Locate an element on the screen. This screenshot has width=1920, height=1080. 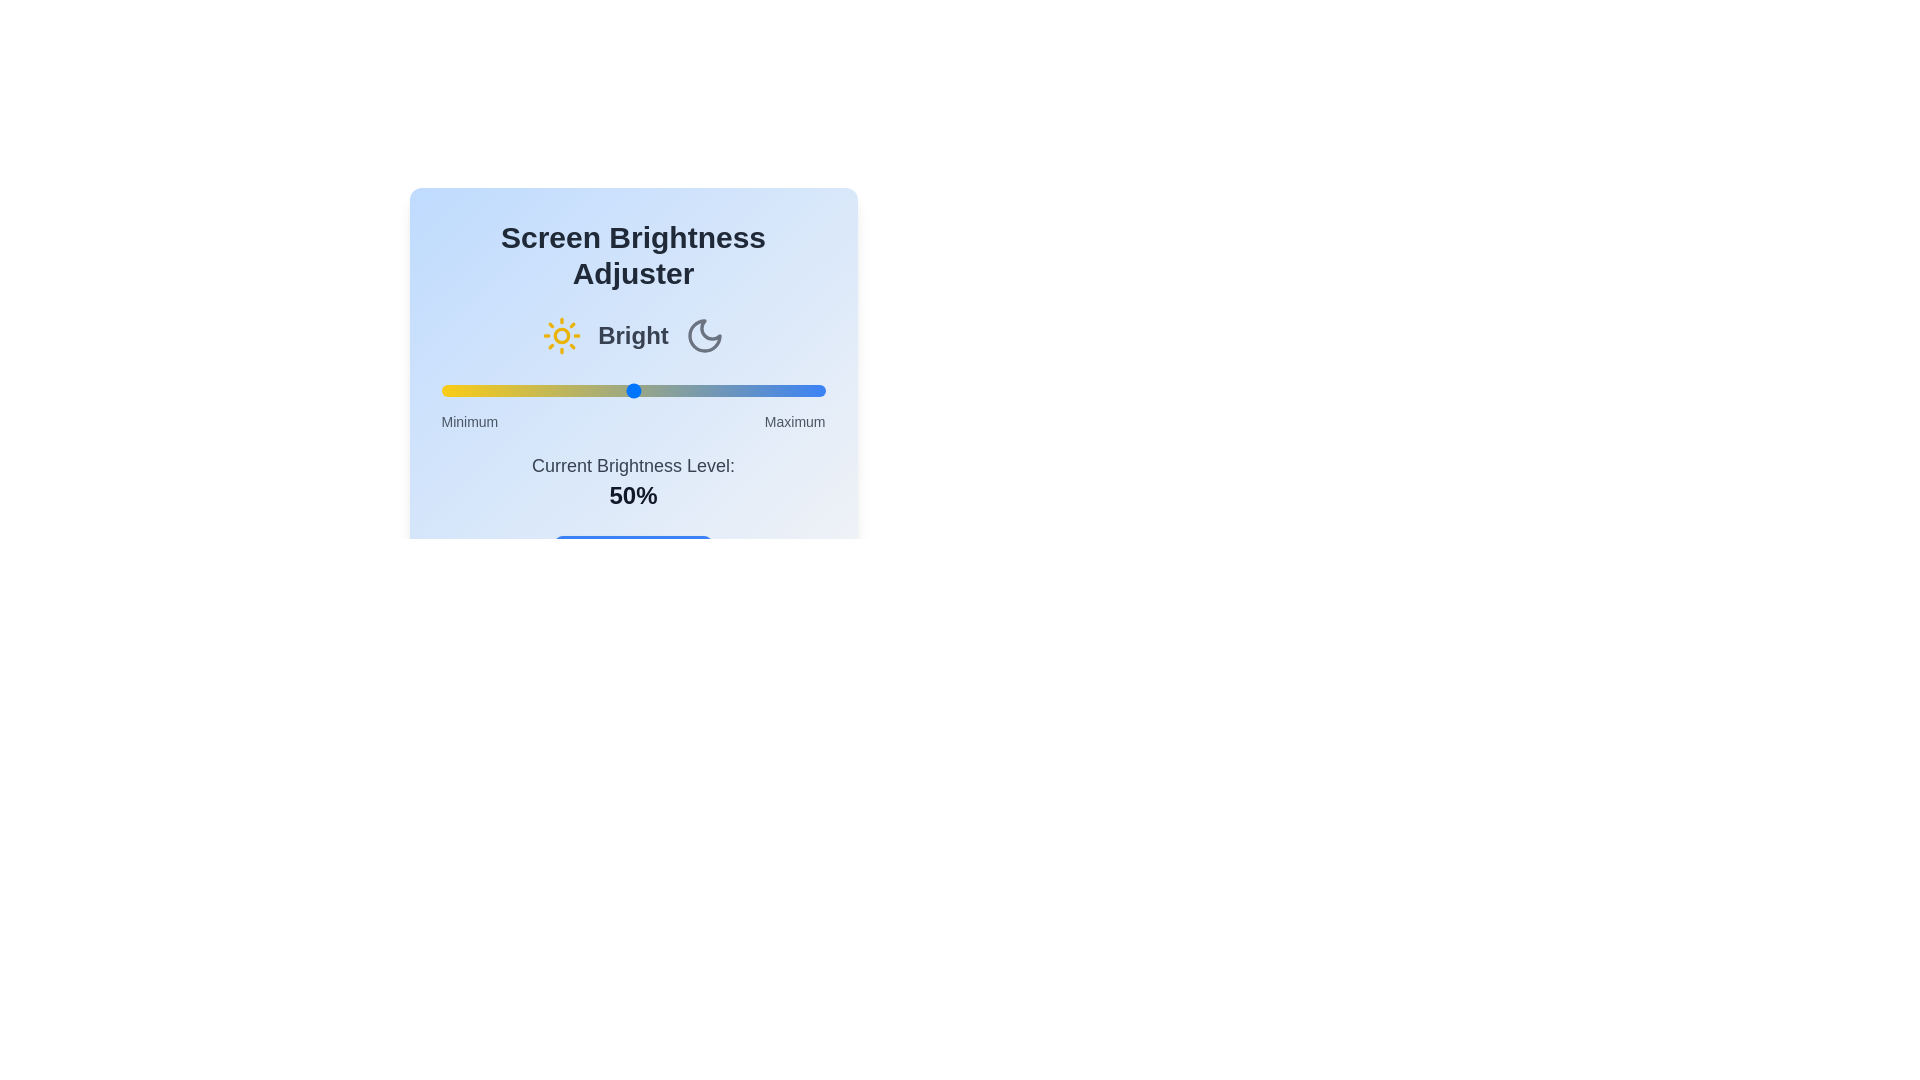
the brightness slider to 25% is located at coordinates (537, 390).